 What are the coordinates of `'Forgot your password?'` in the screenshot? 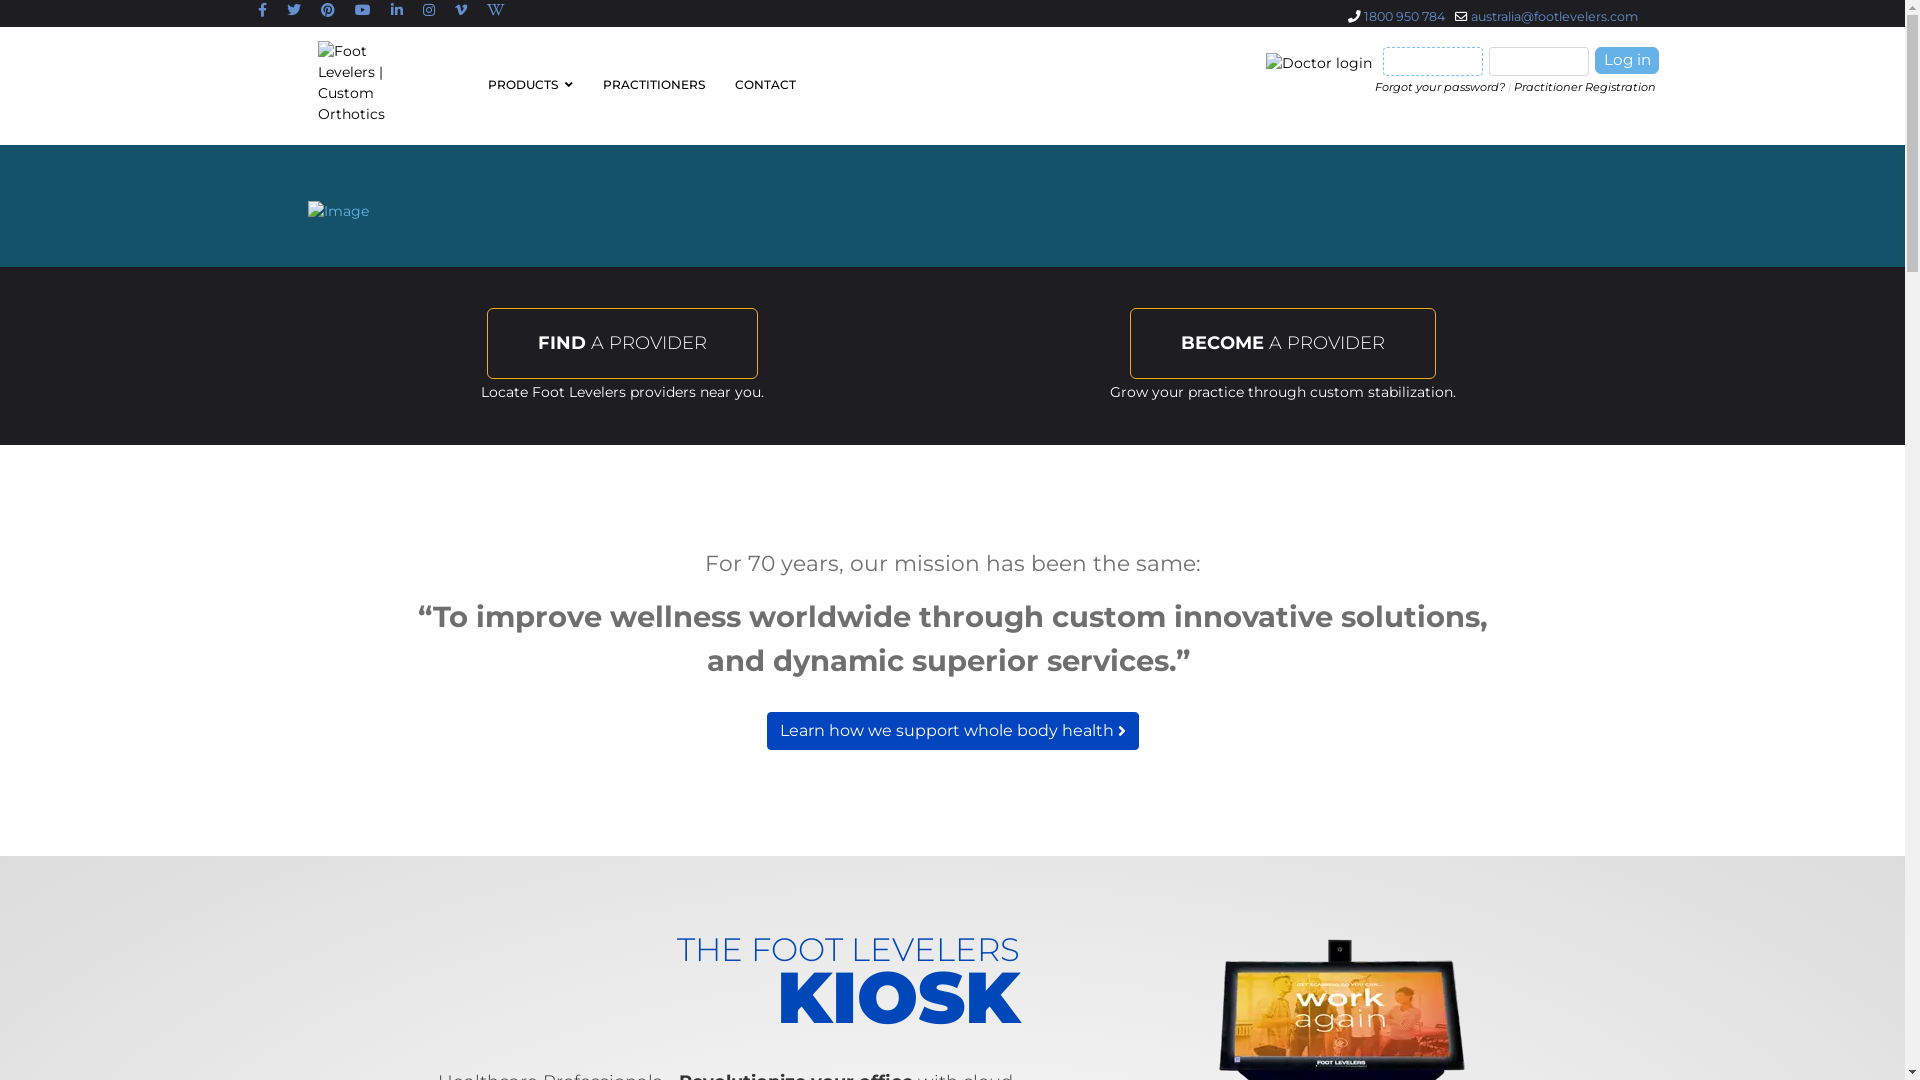 It's located at (1440, 86).